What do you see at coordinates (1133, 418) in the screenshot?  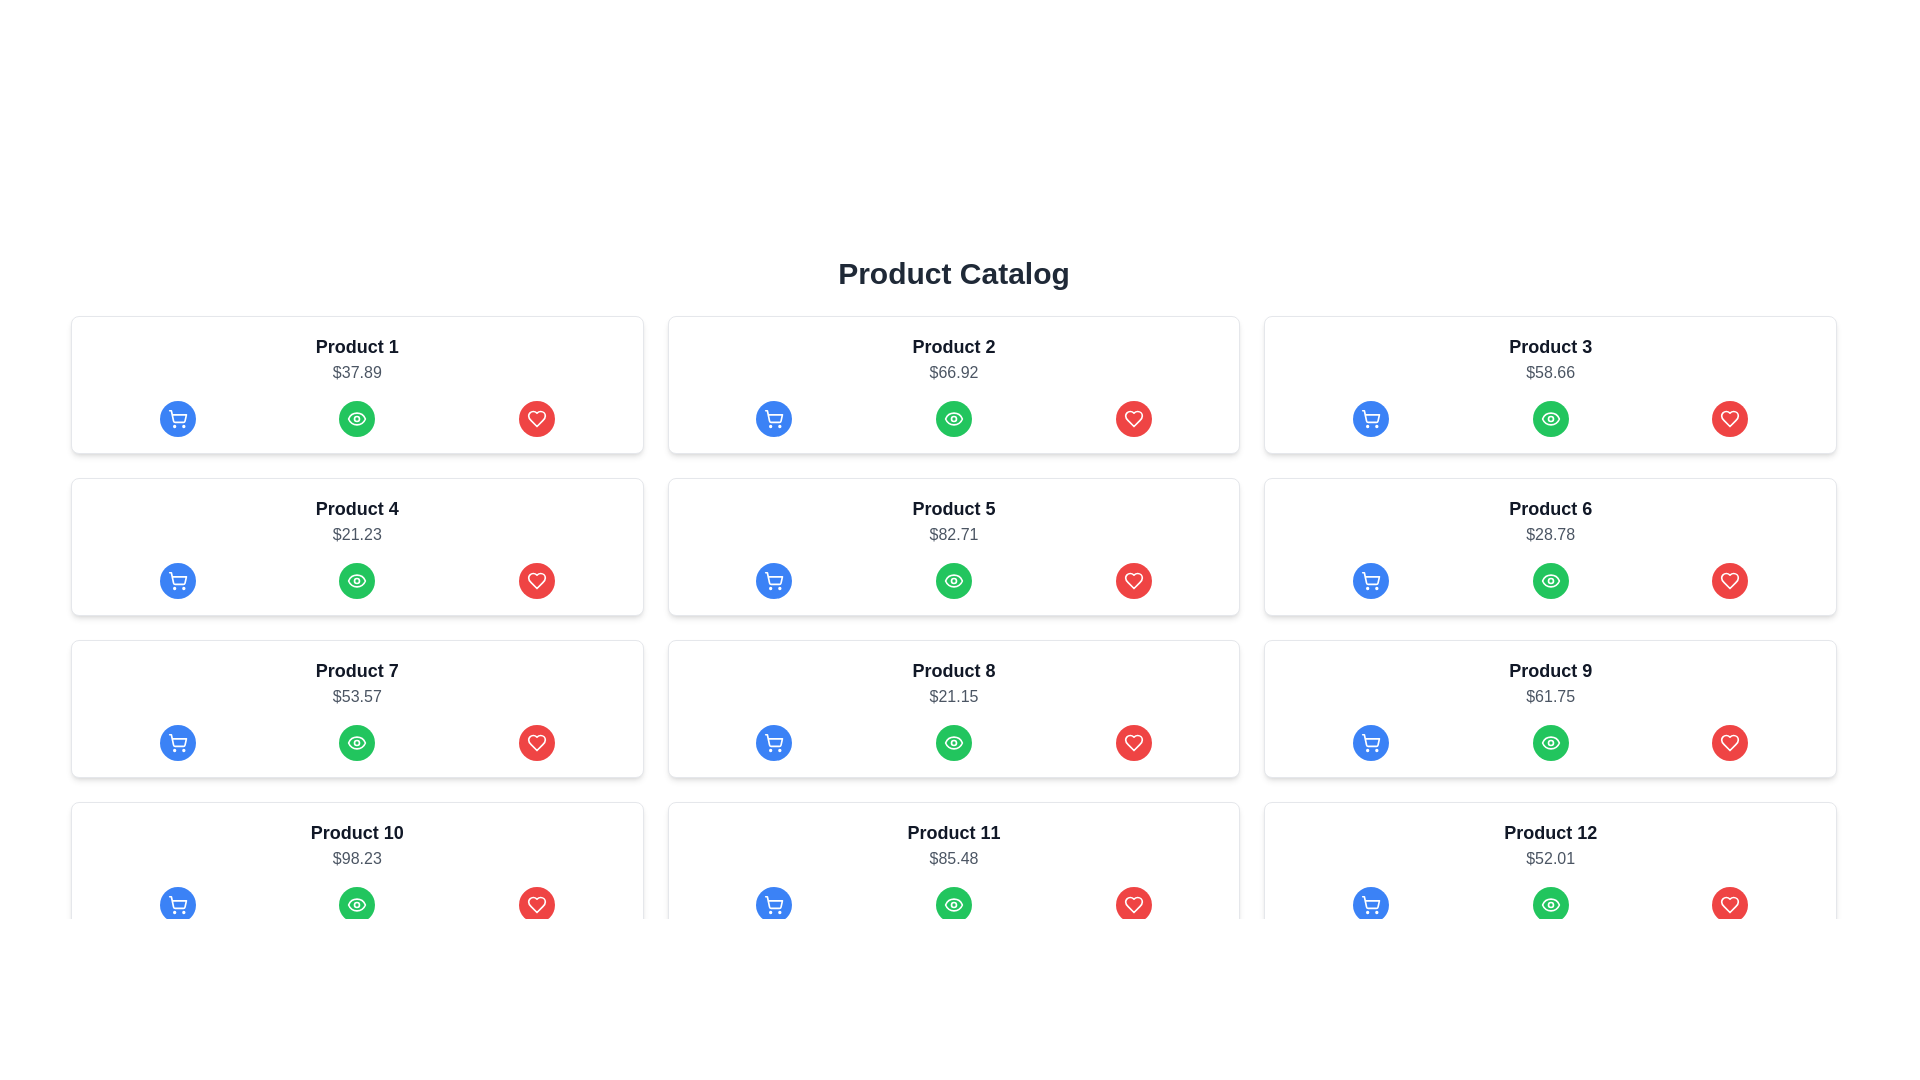 I see `the heart-shaped icon outlined in red within the circular red button, located in the rightmost part of the button row for 'Product 2', to possibly reveal tooltip information` at bounding box center [1133, 418].